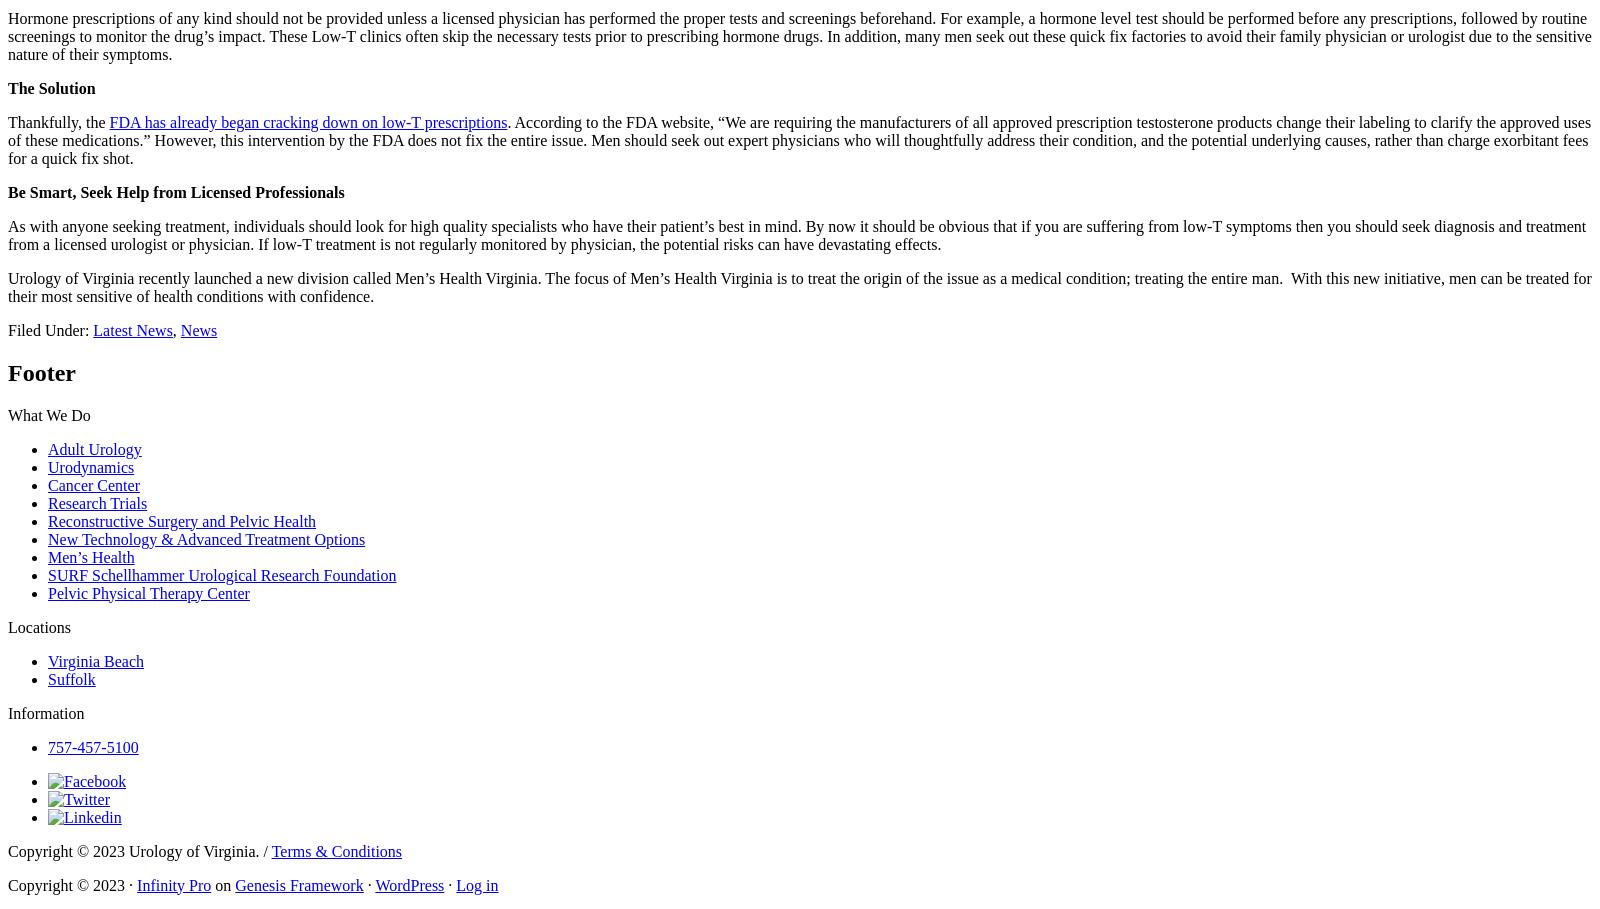 Image resolution: width=1600 pixels, height=909 pixels. I want to click on 'Suffolk', so click(70, 678).